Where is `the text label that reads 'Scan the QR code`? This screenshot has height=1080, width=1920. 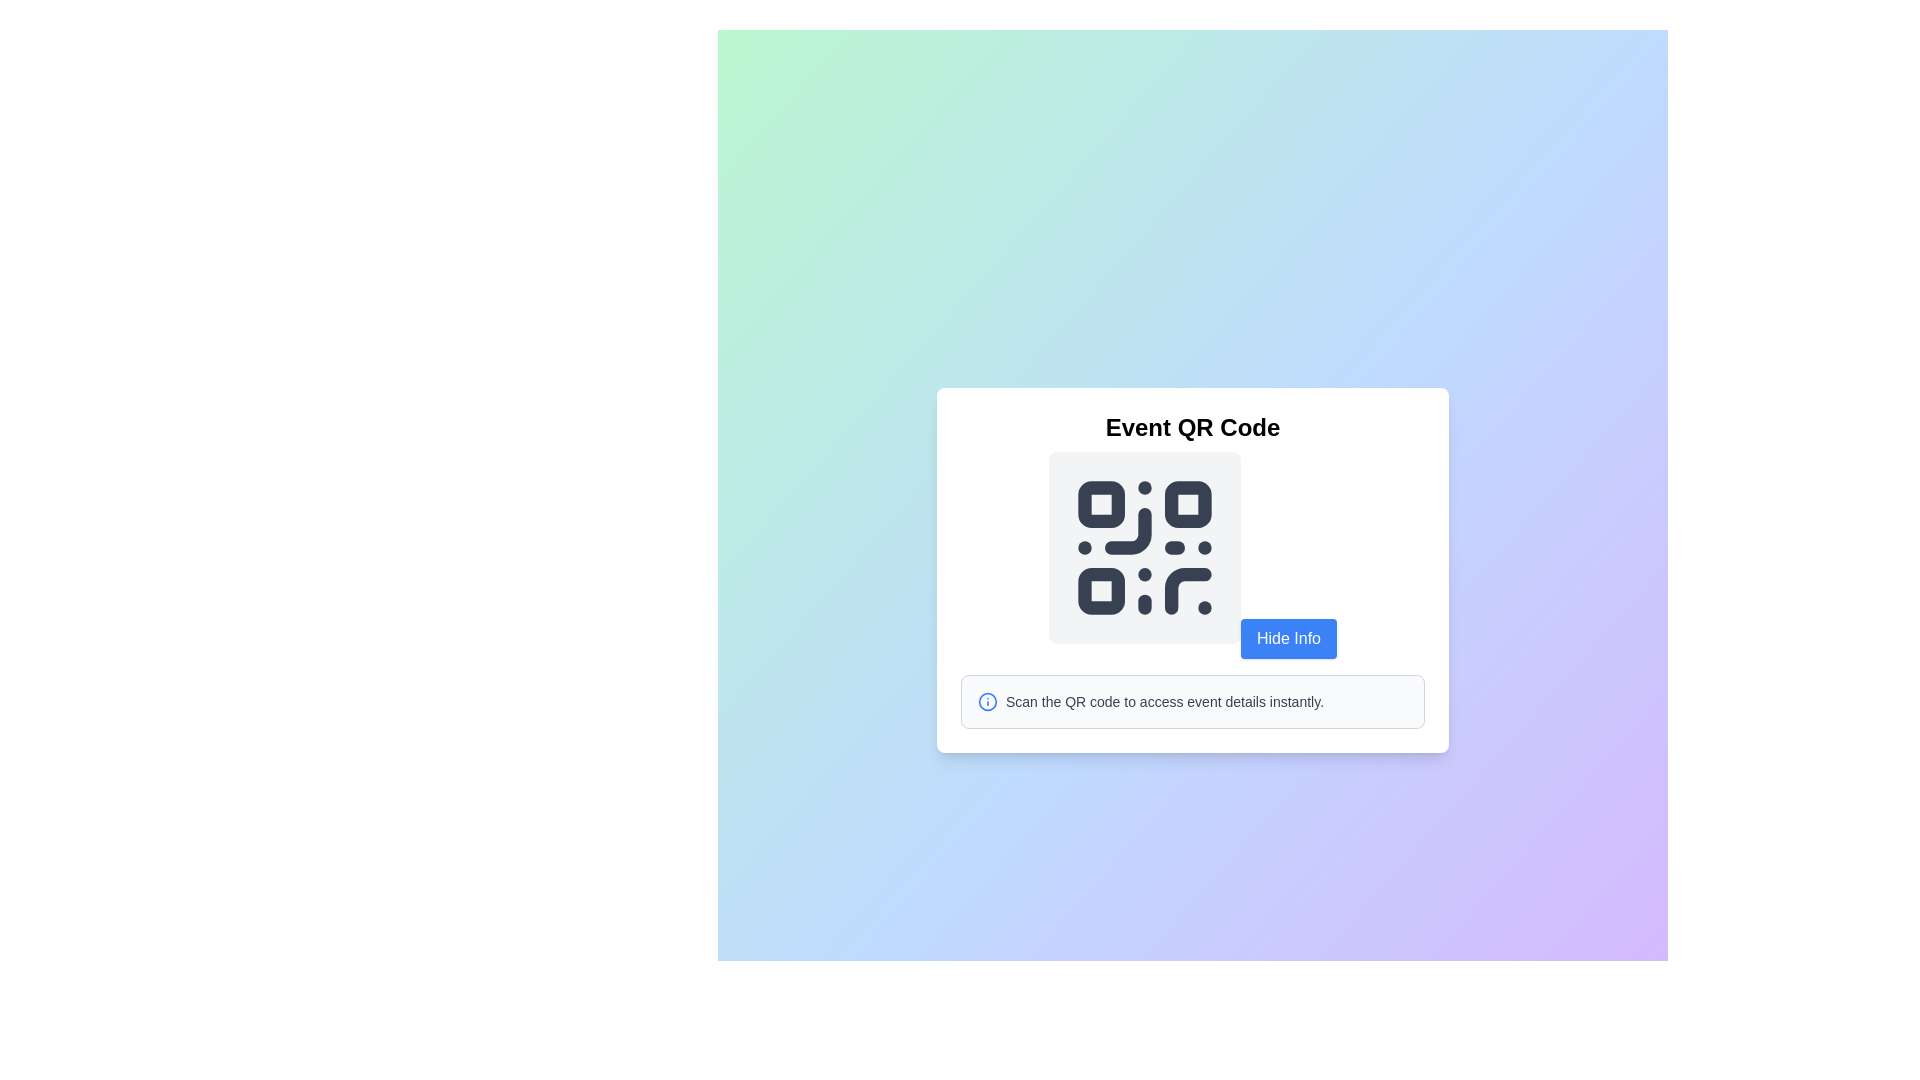
the text label that reads 'Scan the QR code is located at coordinates (1165, 700).